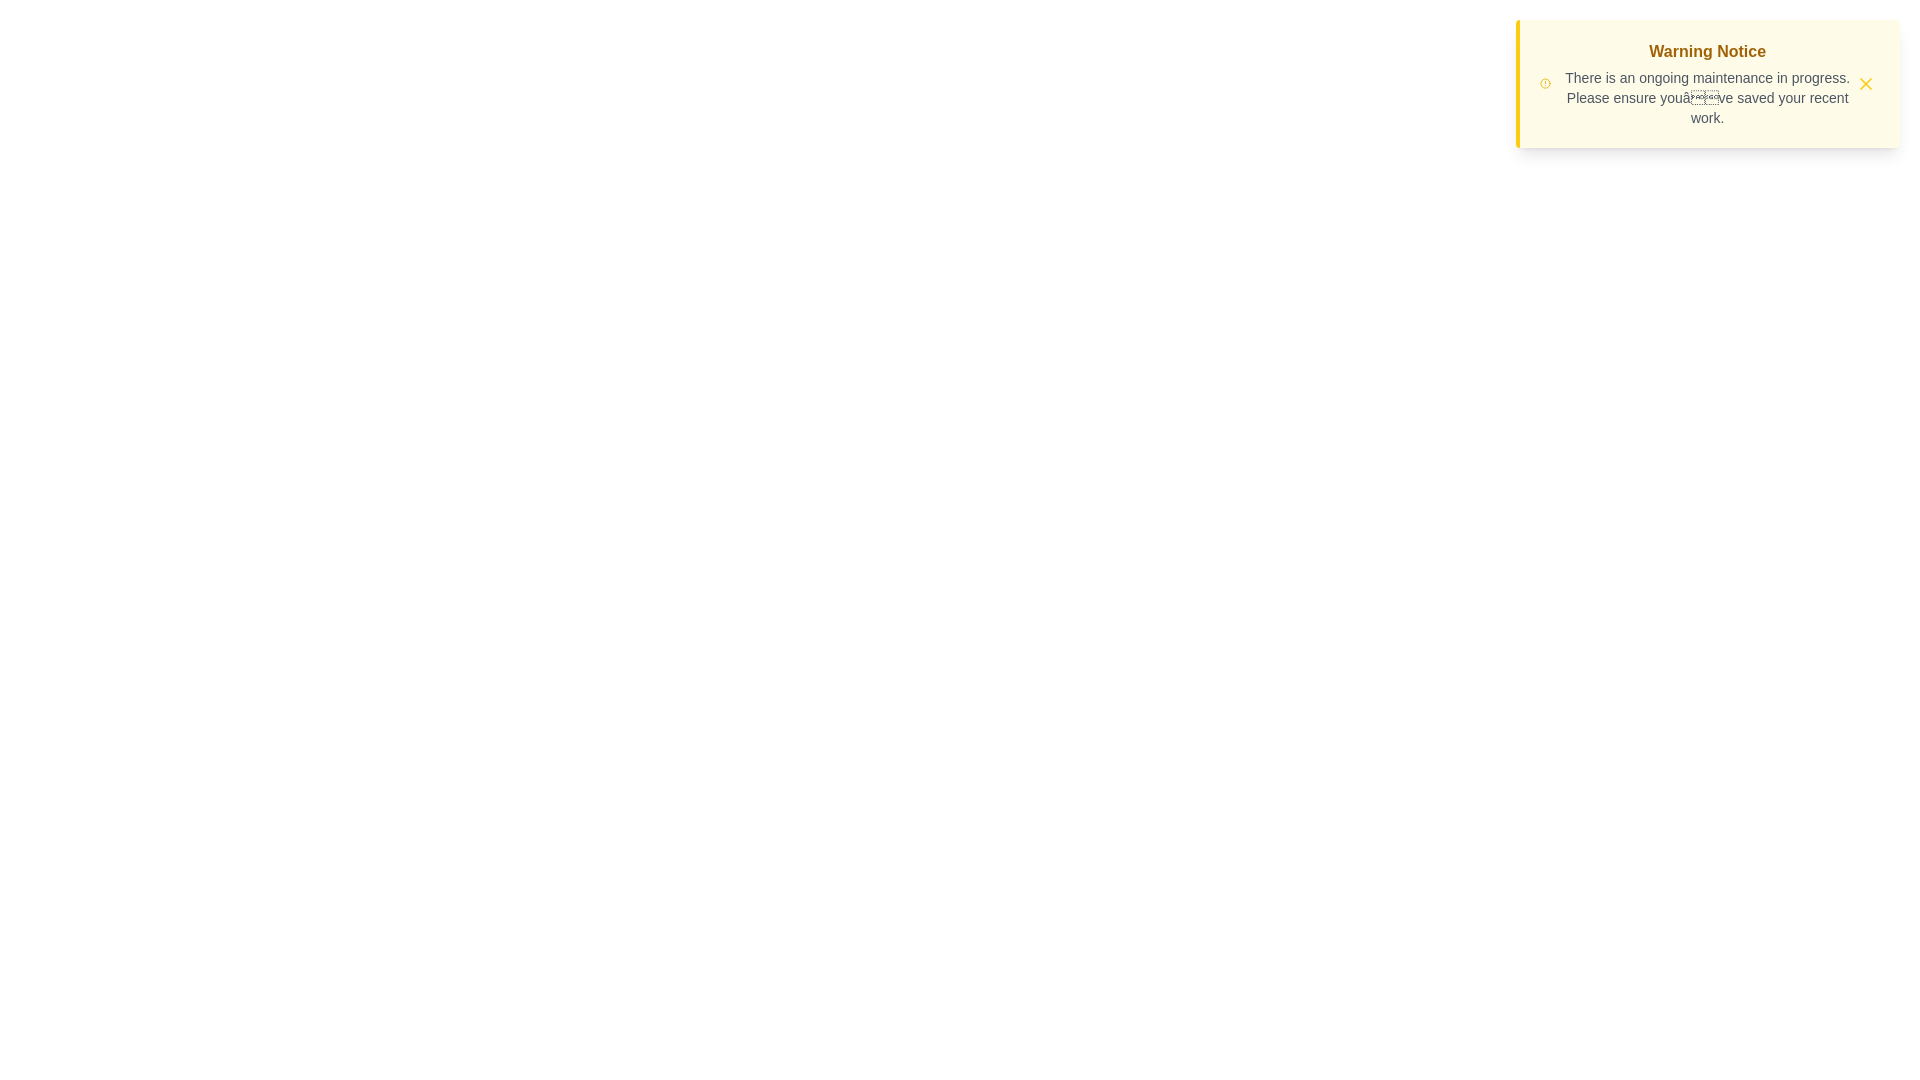  I want to click on the close button of the alert to dismiss it, so click(1865, 83).